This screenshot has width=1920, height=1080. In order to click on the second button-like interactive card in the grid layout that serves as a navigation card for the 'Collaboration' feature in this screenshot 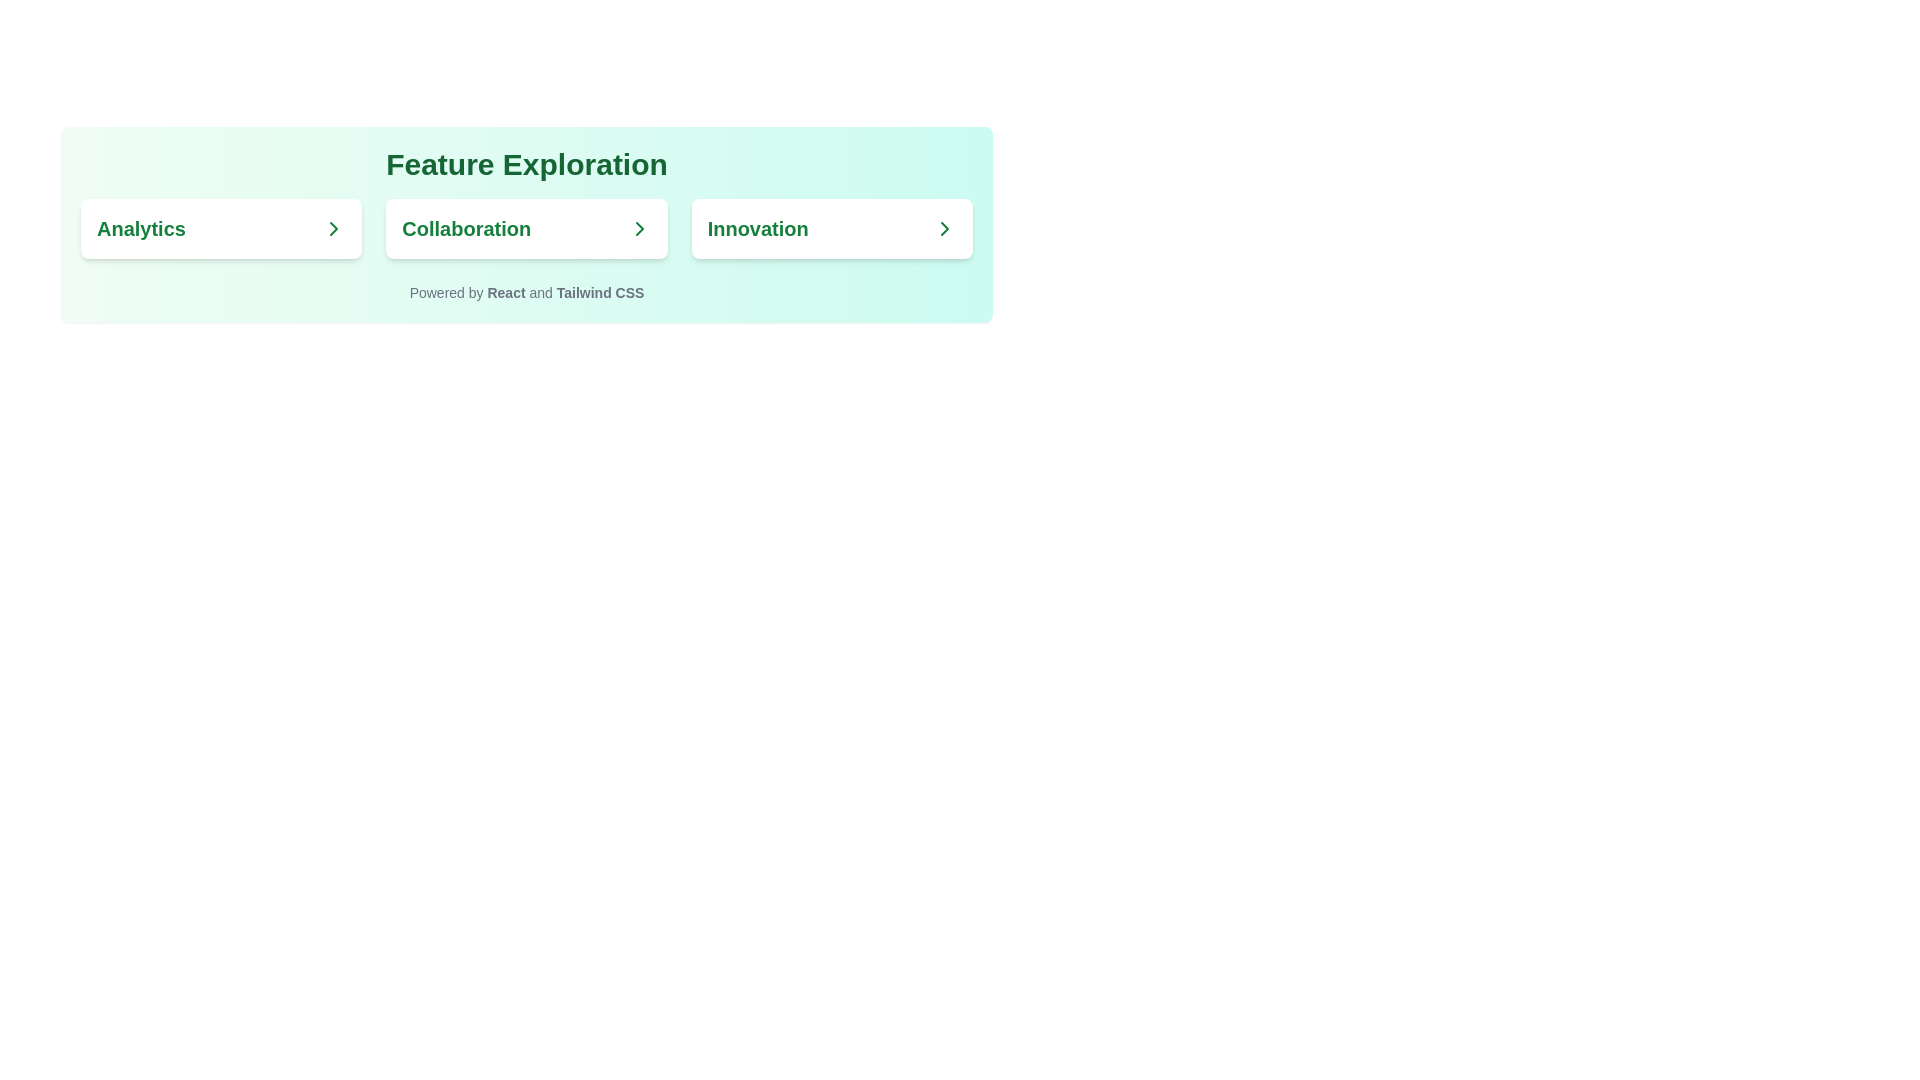, I will do `click(527, 227)`.